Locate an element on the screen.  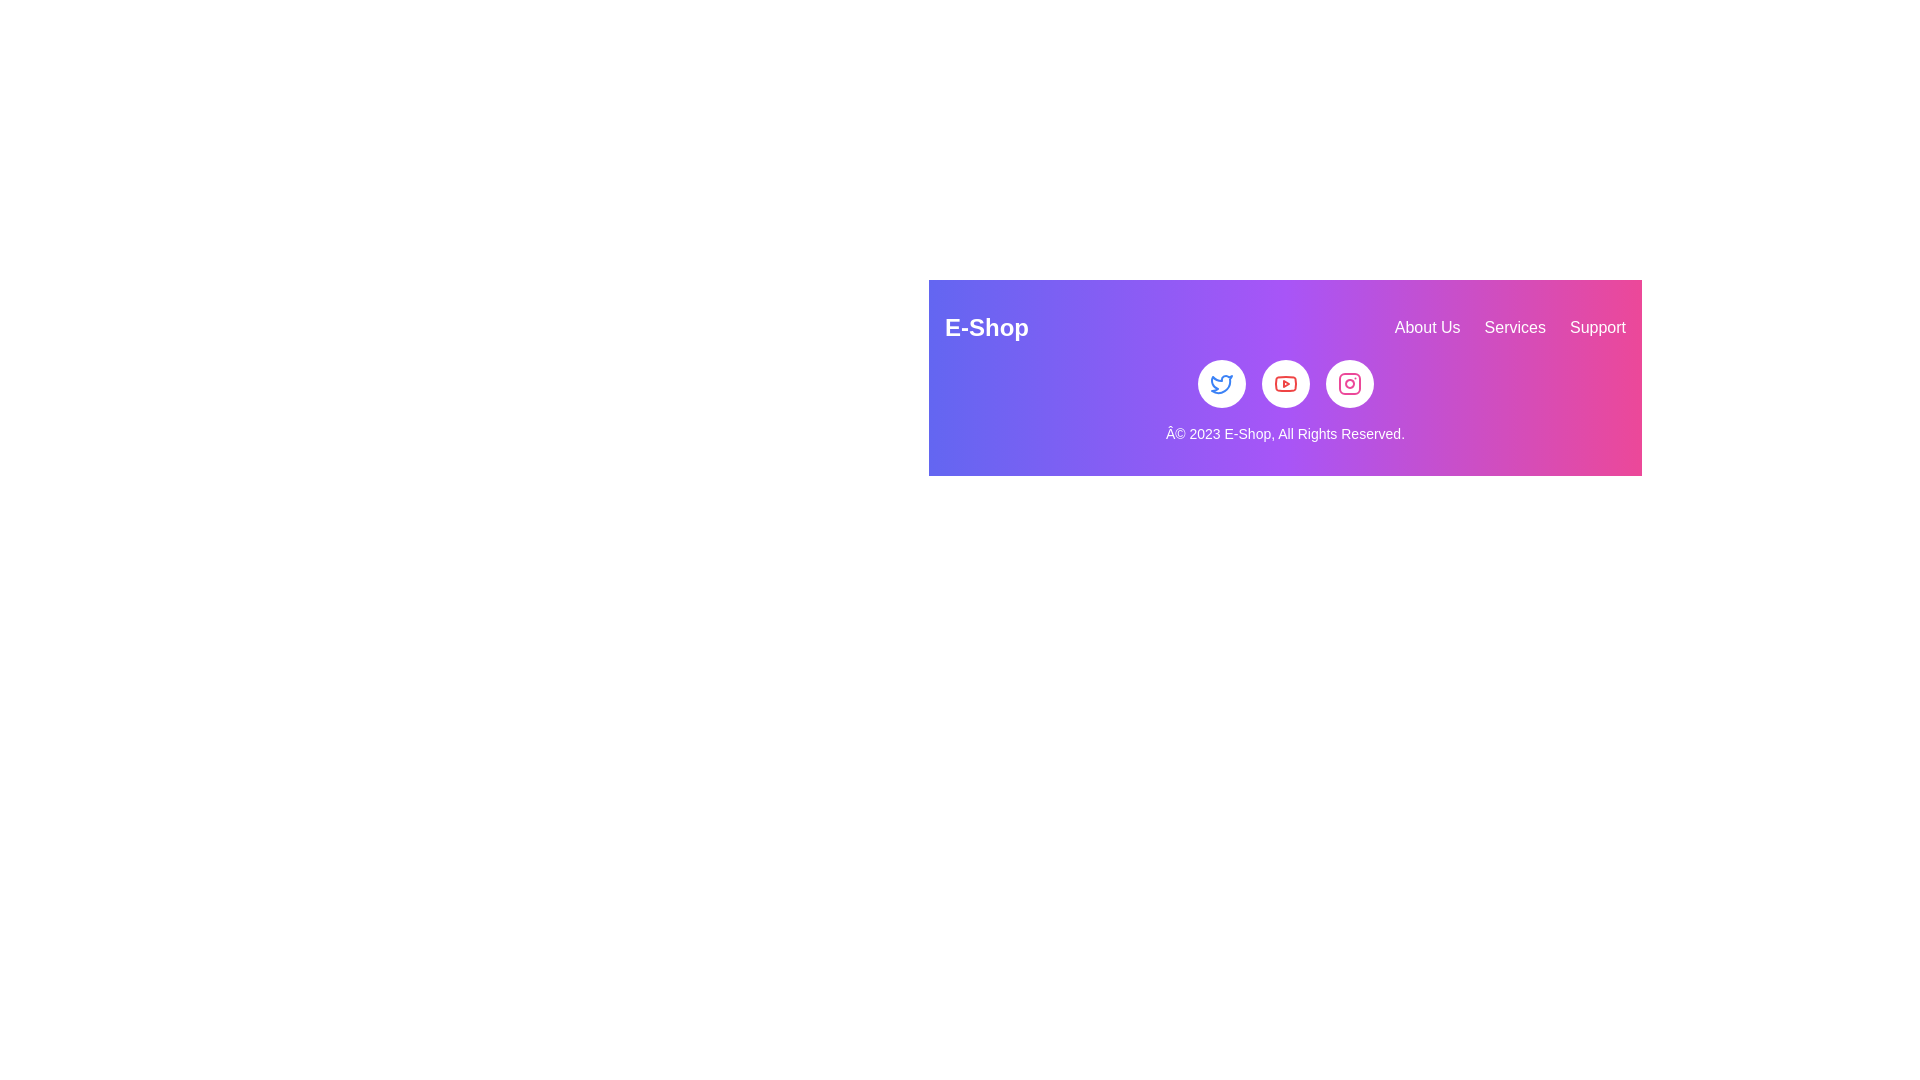
the 'Support' hyperlink located at the far right of the navigation menu to observe the interactive underline effect is located at coordinates (1597, 326).